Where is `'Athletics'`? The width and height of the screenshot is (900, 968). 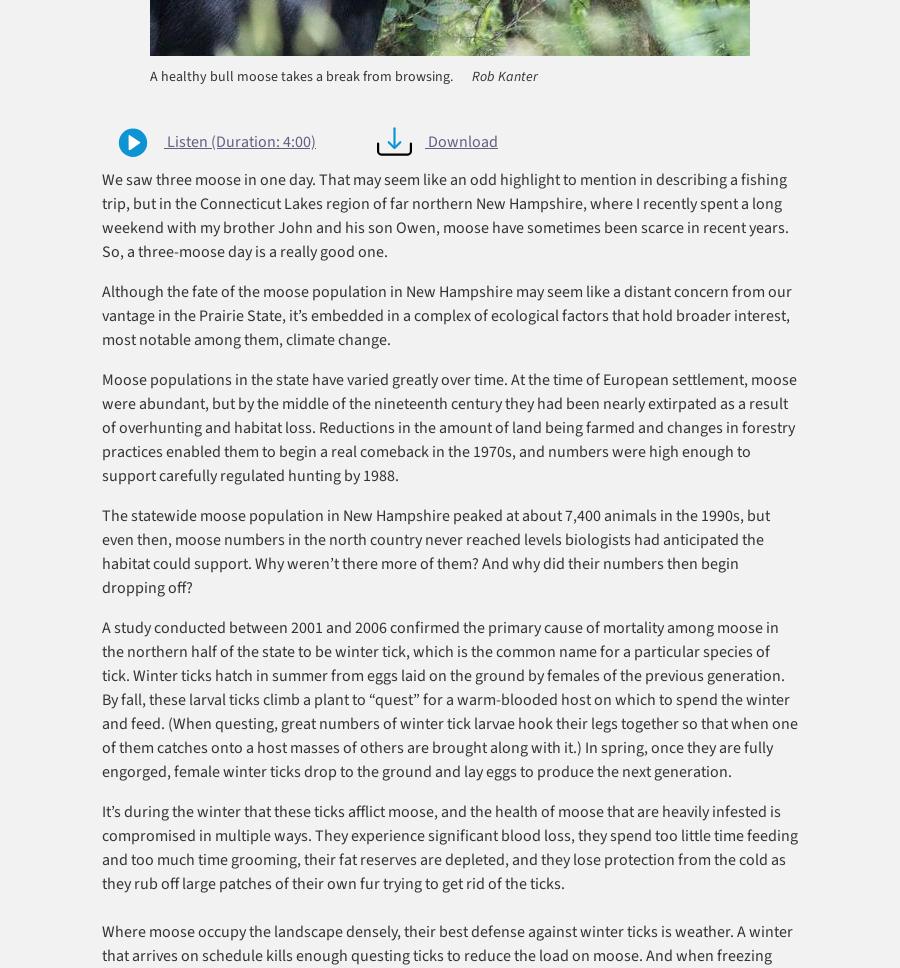 'Athletics' is located at coordinates (89, 74).